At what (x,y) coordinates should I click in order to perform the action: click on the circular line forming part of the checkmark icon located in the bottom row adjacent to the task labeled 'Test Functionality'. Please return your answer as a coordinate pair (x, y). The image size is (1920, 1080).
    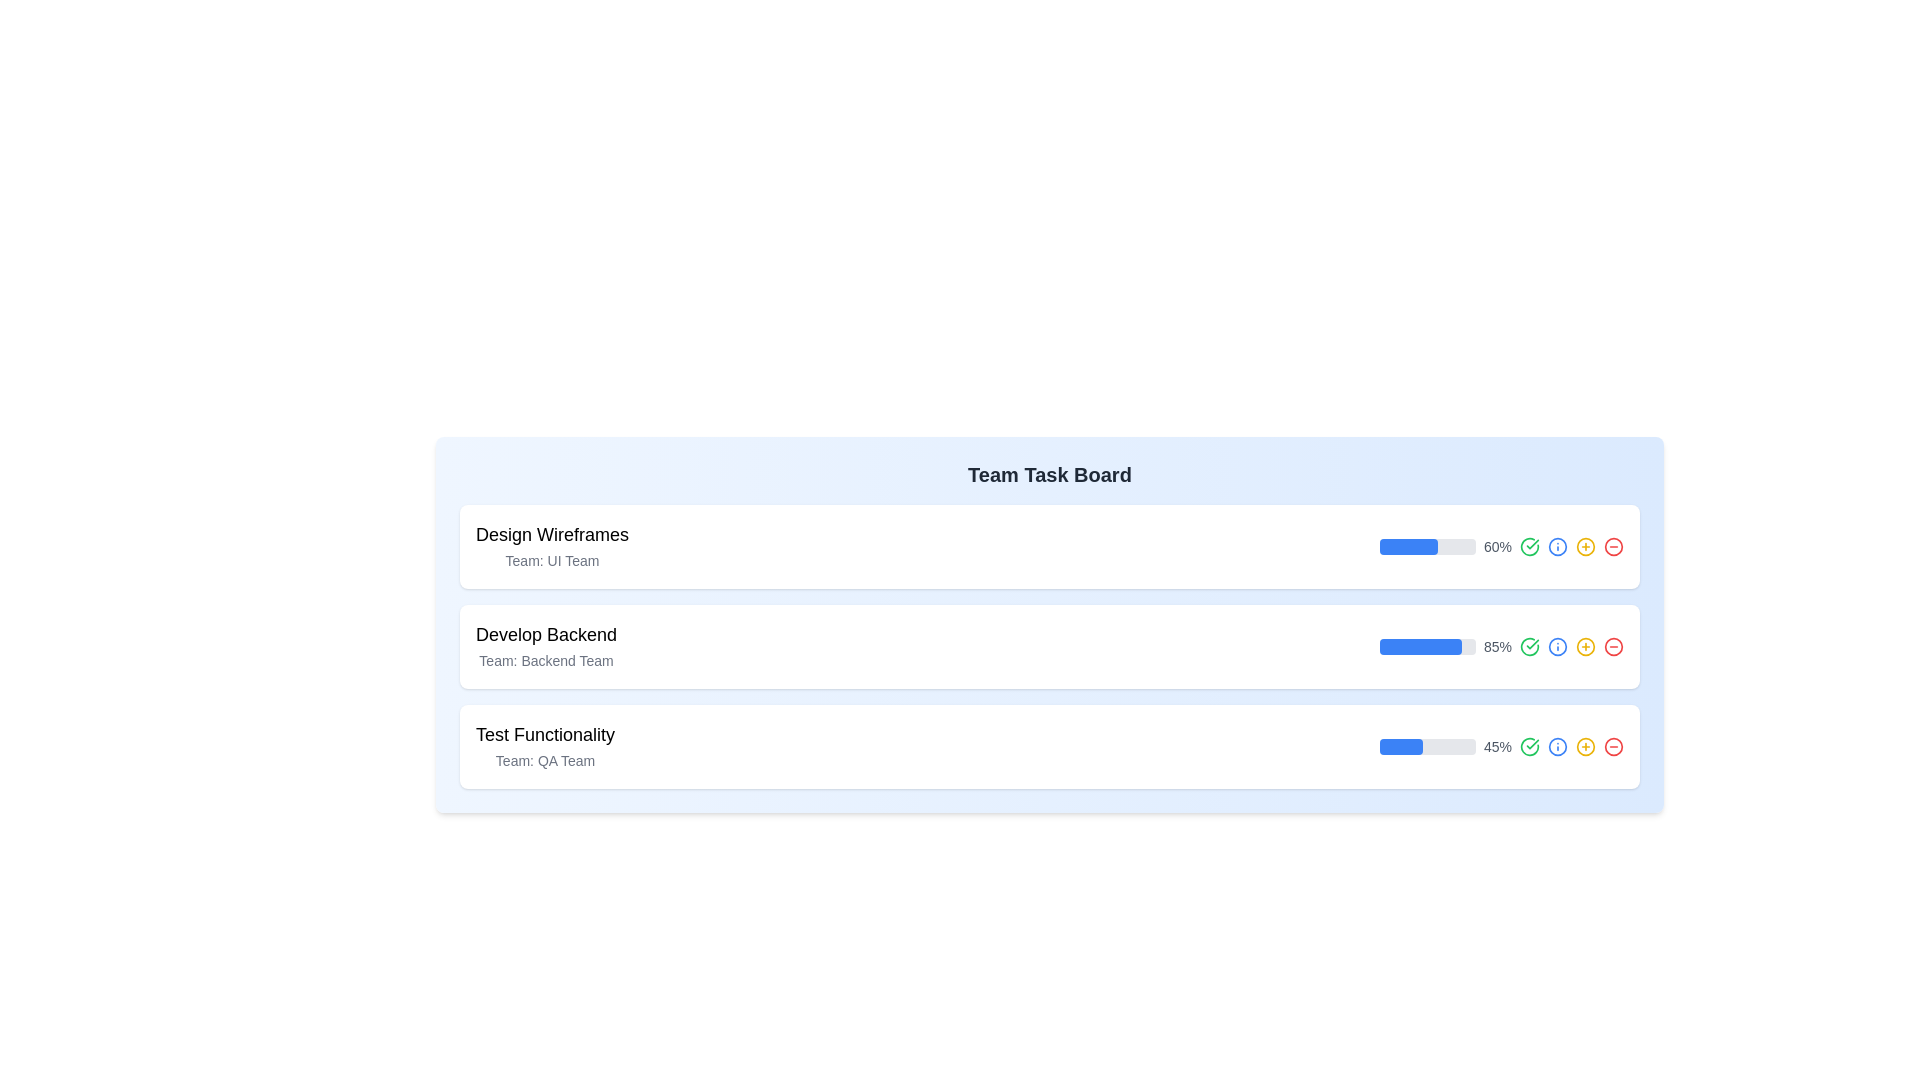
    Looking at the image, I should click on (1529, 747).